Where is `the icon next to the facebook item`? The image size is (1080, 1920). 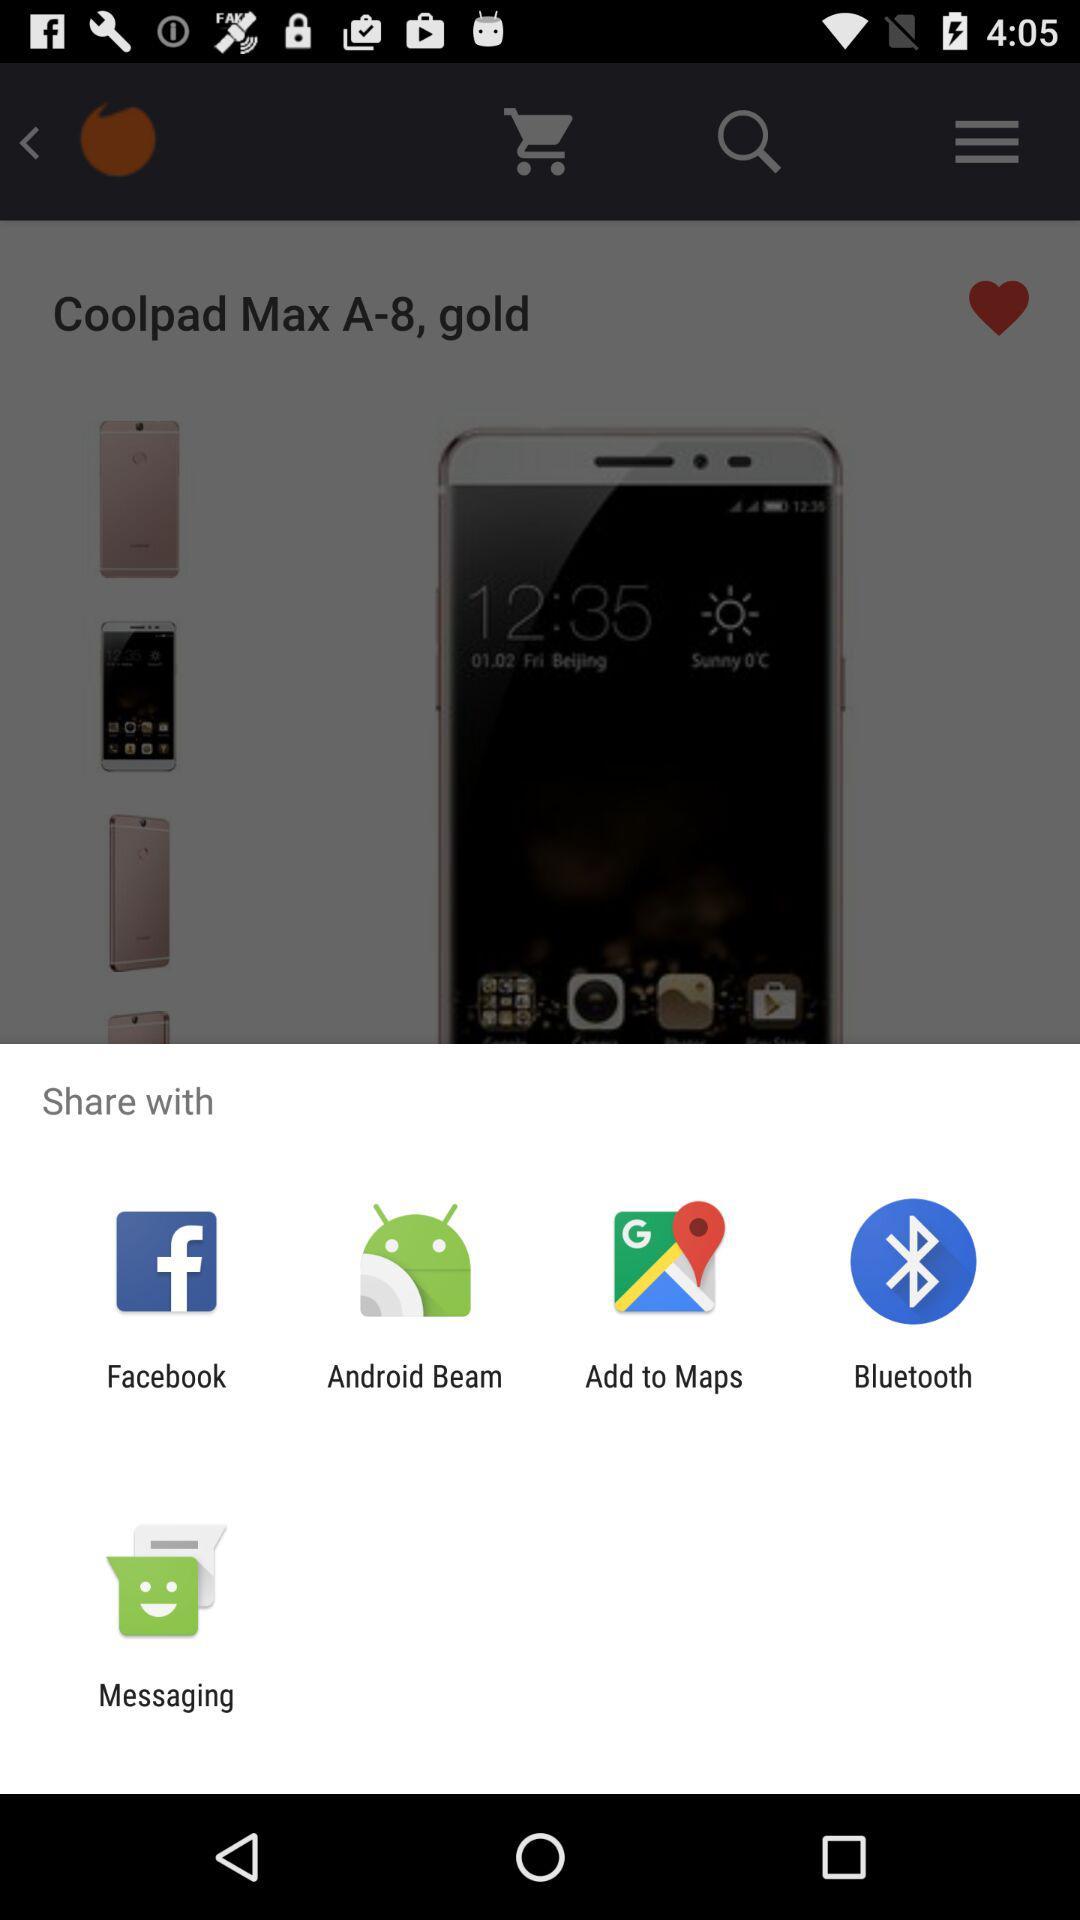
the icon next to the facebook item is located at coordinates (414, 1392).